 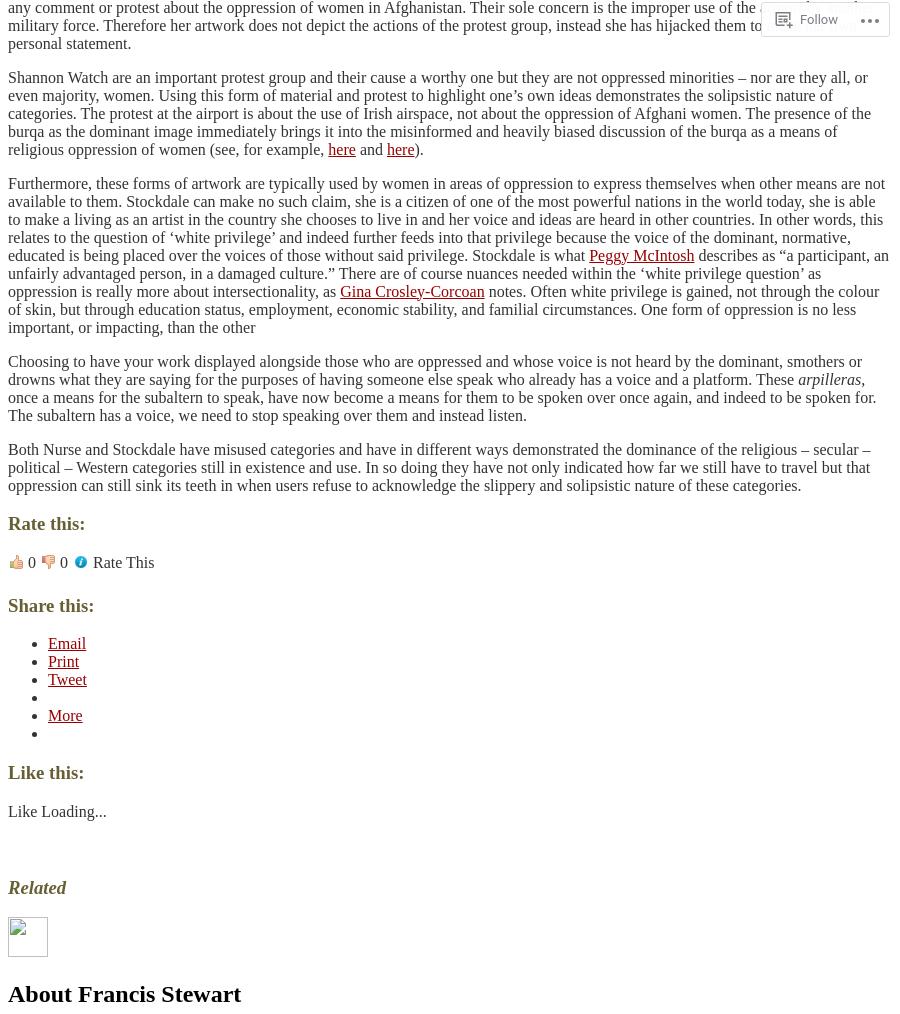 What do you see at coordinates (72, 810) in the screenshot?
I see `'Loading...'` at bounding box center [72, 810].